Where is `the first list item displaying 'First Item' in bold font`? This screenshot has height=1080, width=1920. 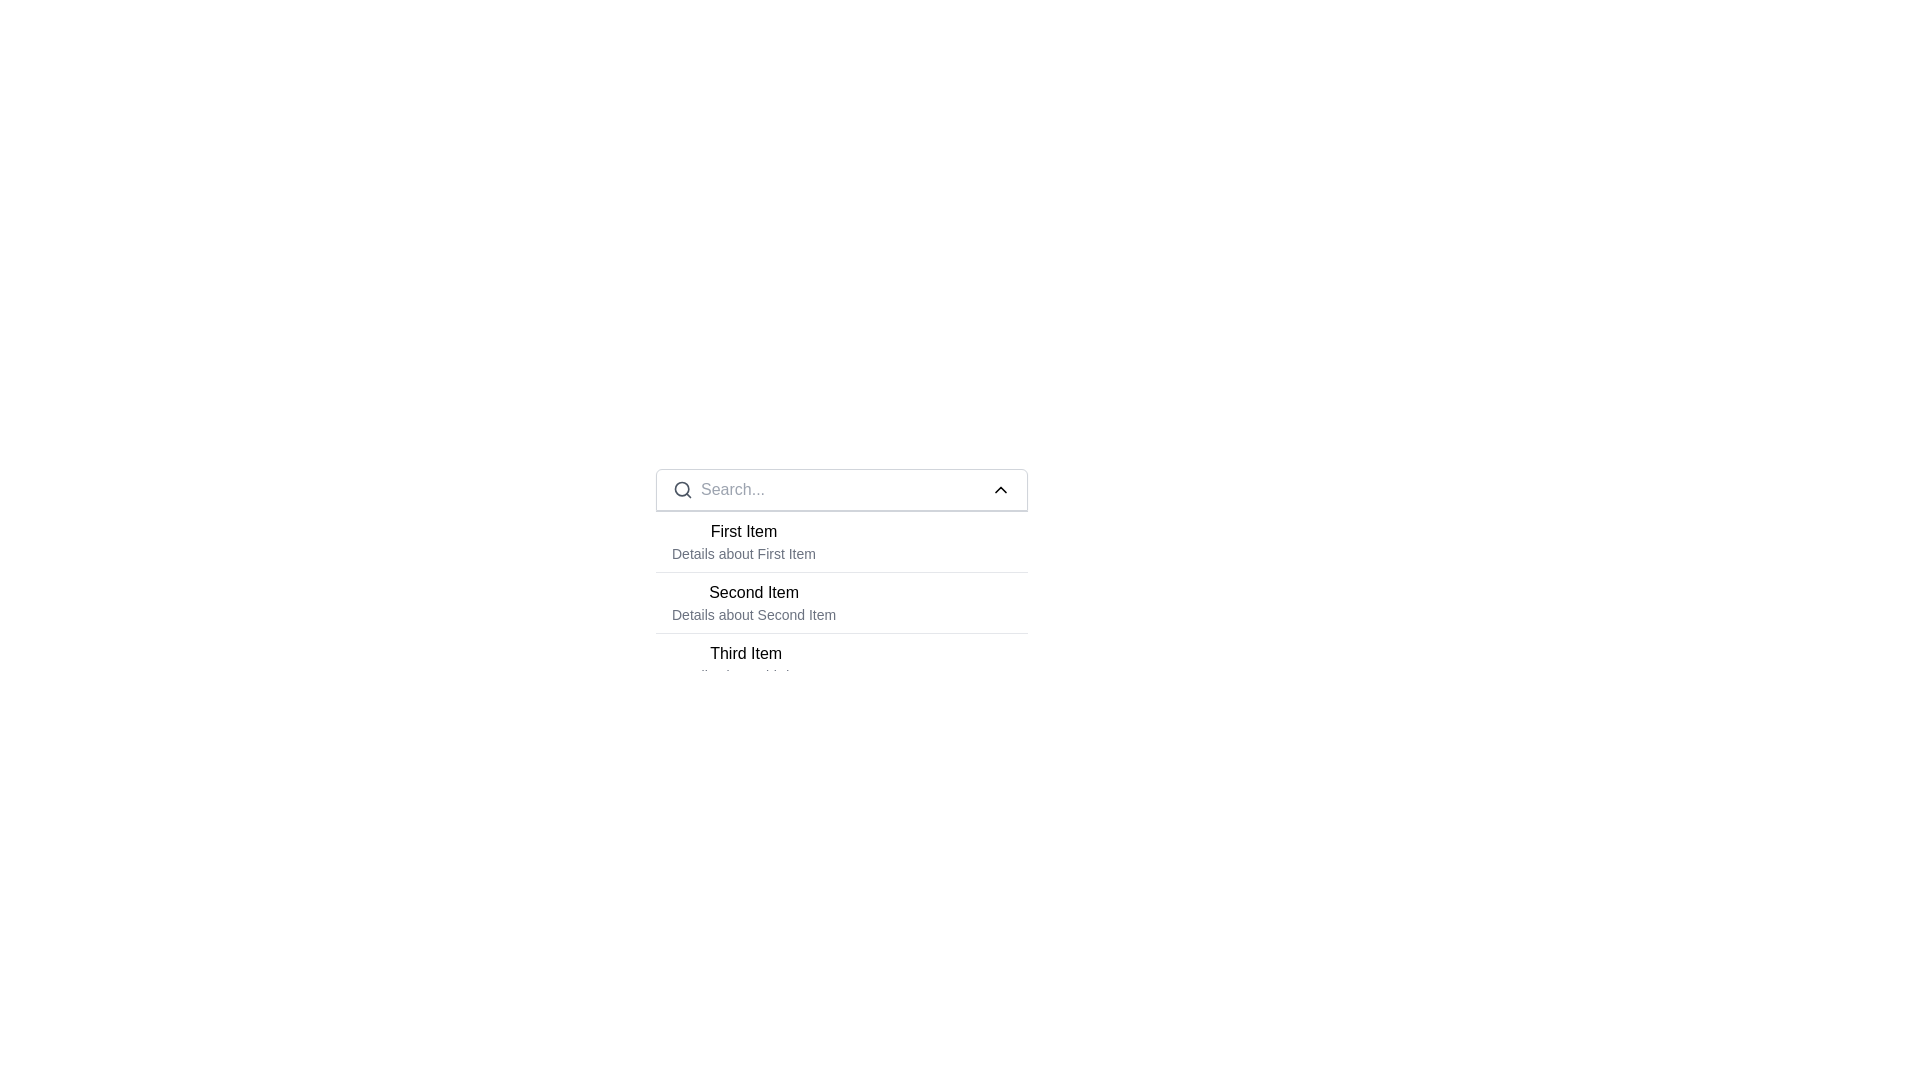 the first list item displaying 'First Item' in bold font is located at coordinates (841, 542).